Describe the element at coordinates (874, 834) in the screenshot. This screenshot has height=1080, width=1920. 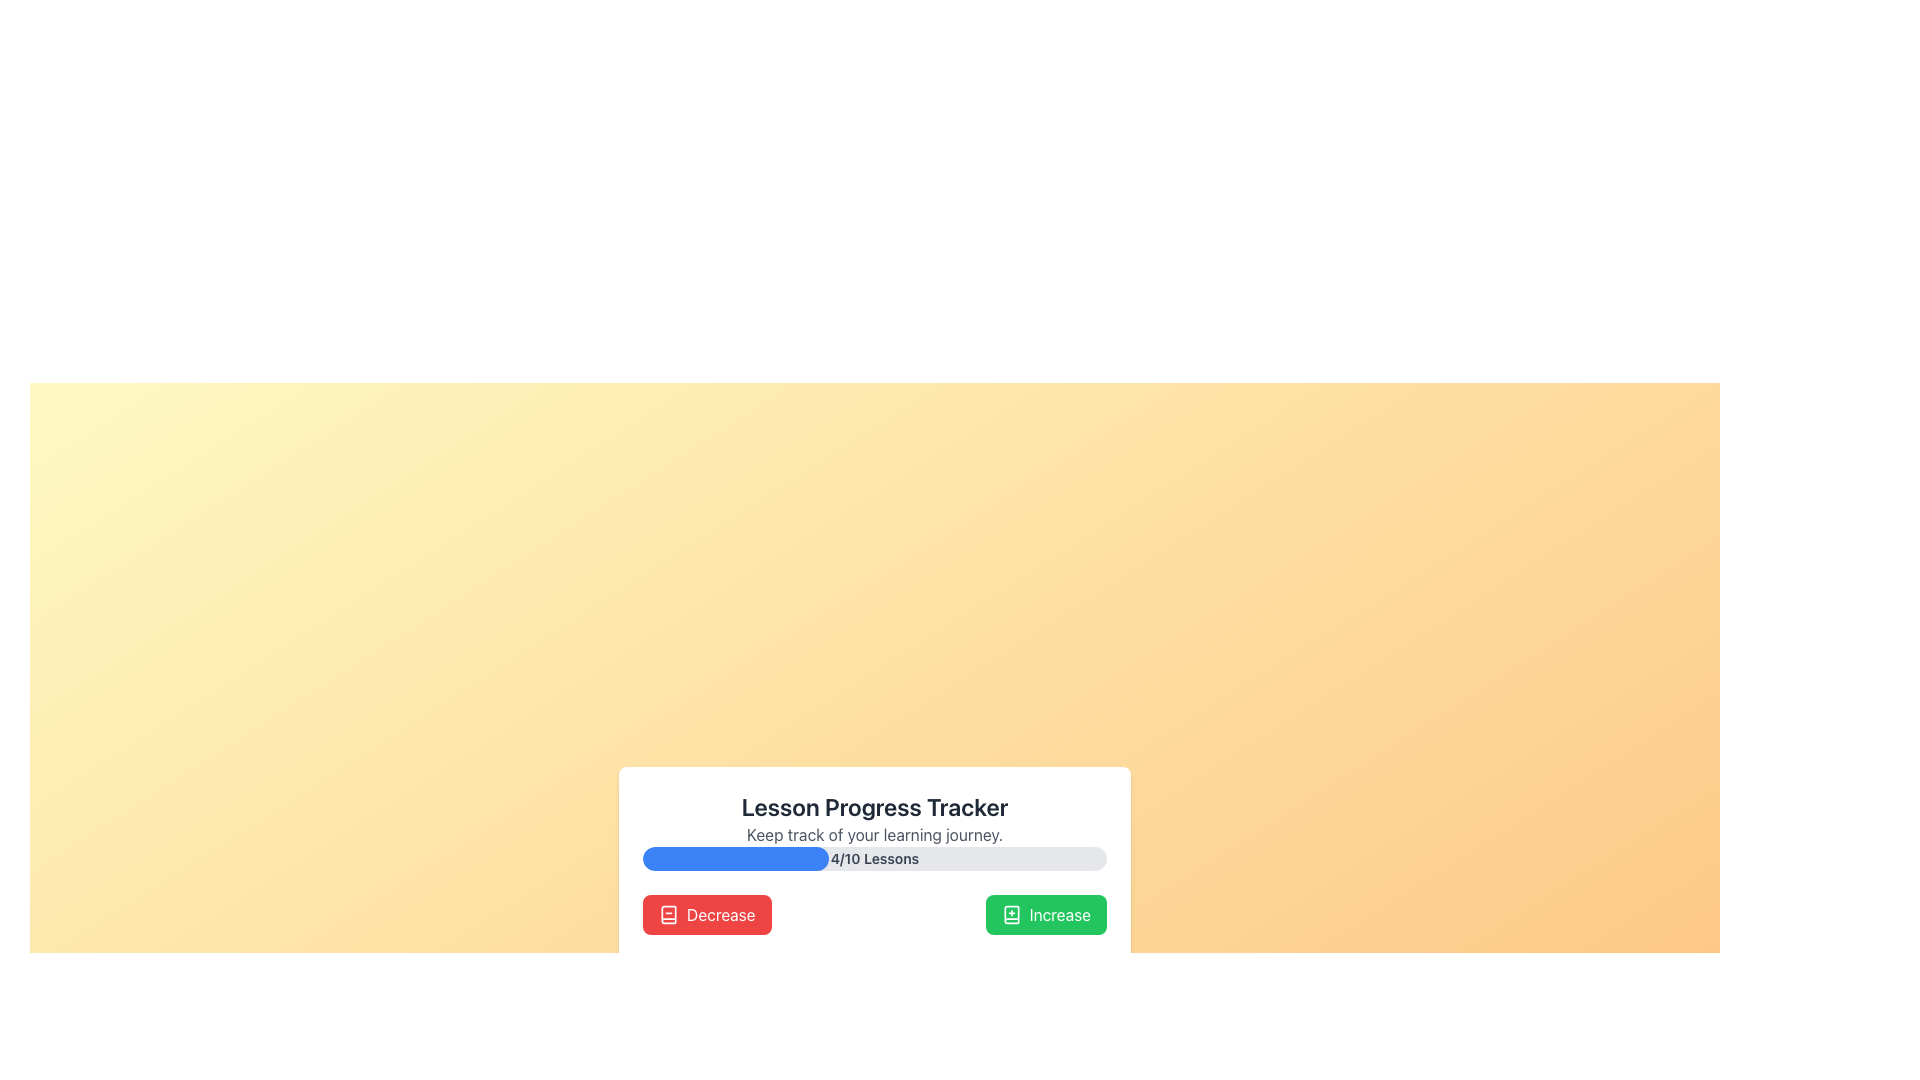
I see `the static text label that reads 'Keep track of your learning journey.' which is styled in gray and positioned below the 'Lesson Progress Tracker' title` at that location.